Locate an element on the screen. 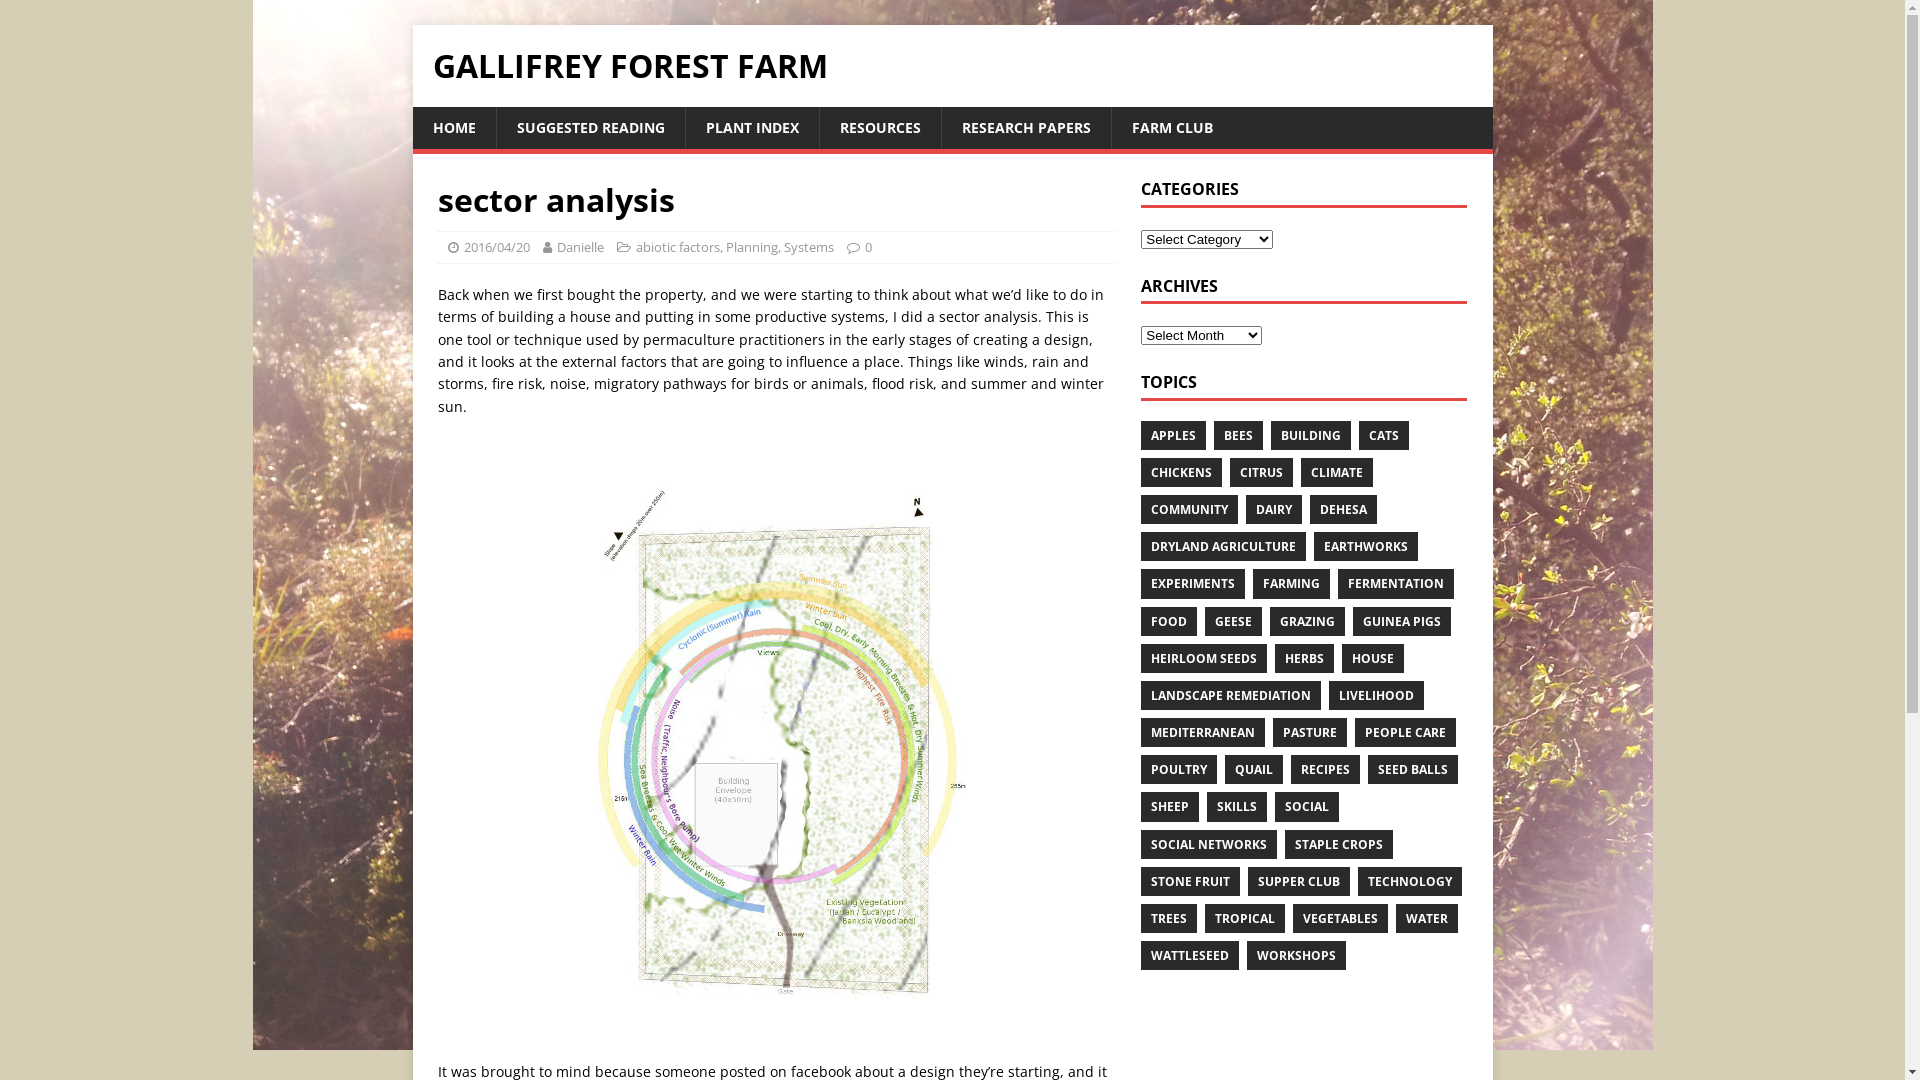  'SEED BALLS' is located at coordinates (1367, 768).